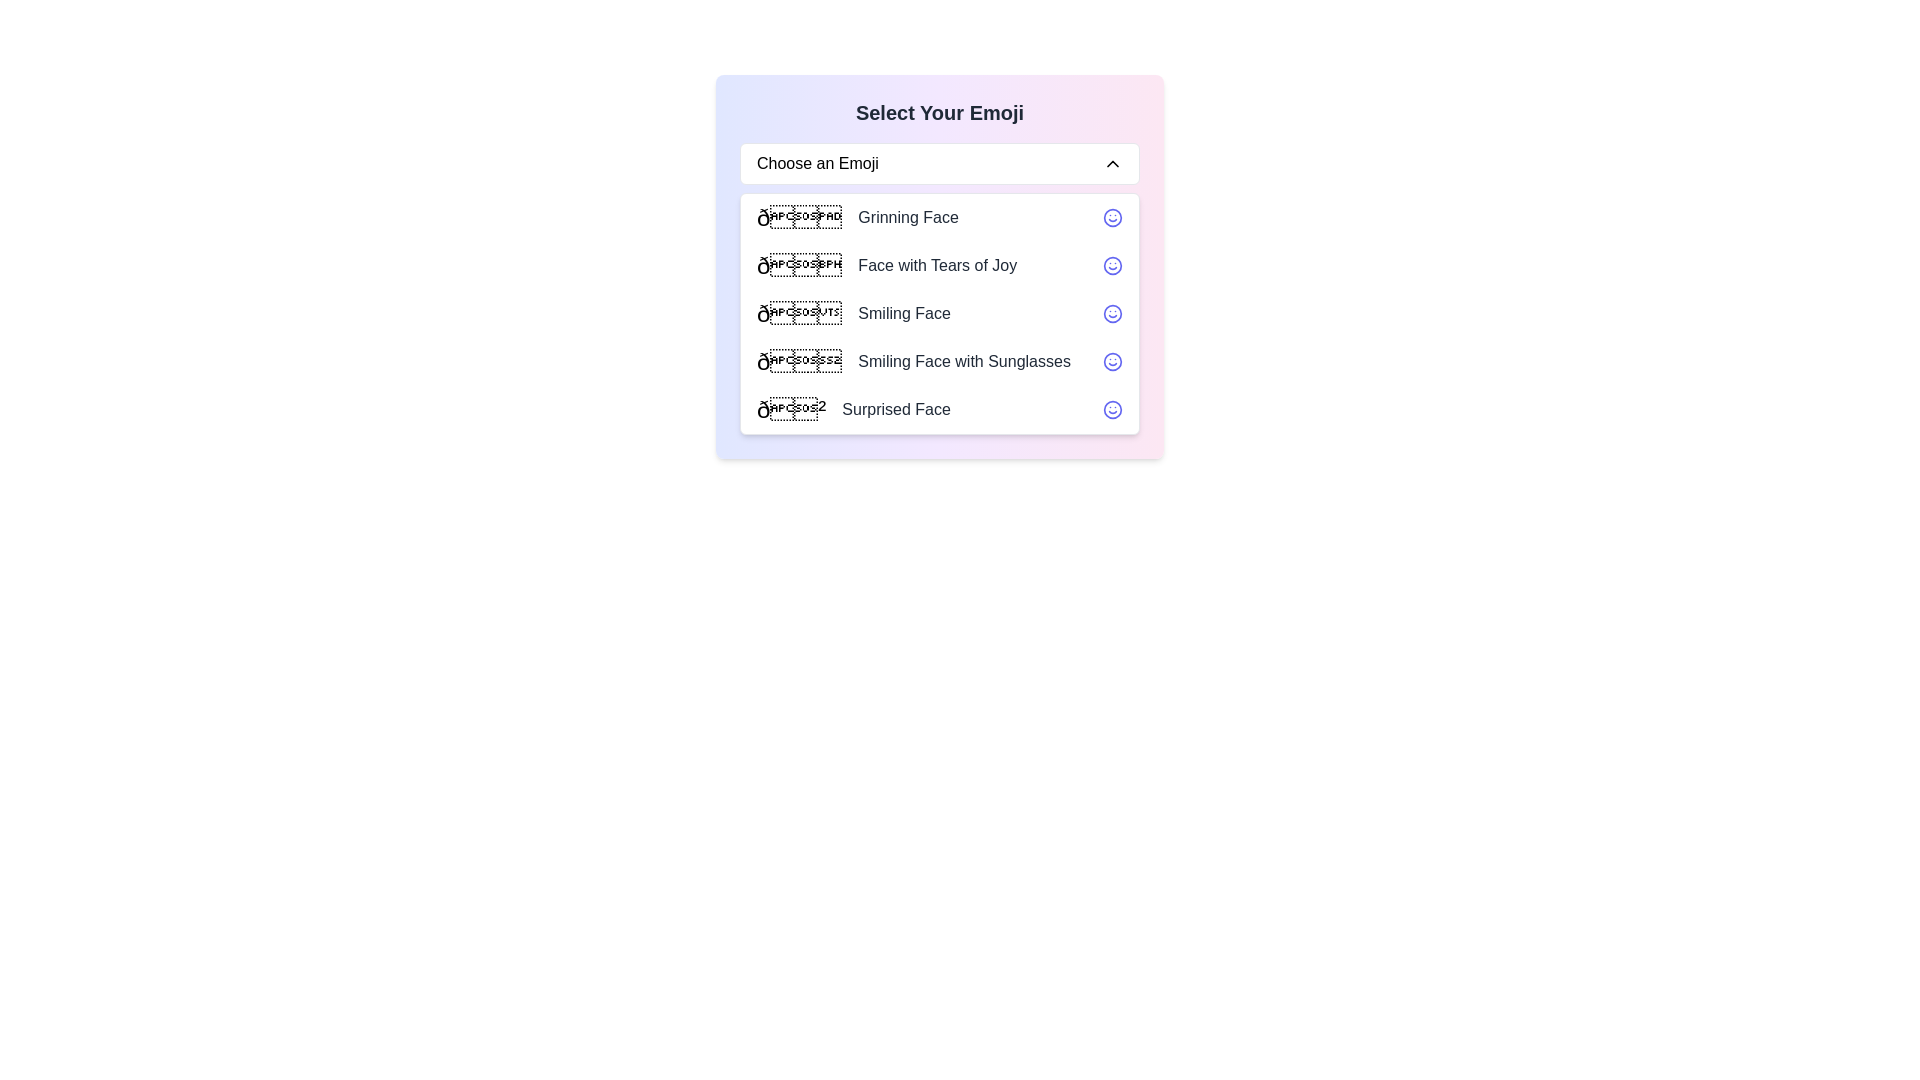 The image size is (1920, 1080). What do you see at coordinates (939, 313) in the screenshot?
I see `the third list item labeled 'Smiling Face'` at bounding box center [939, 313].